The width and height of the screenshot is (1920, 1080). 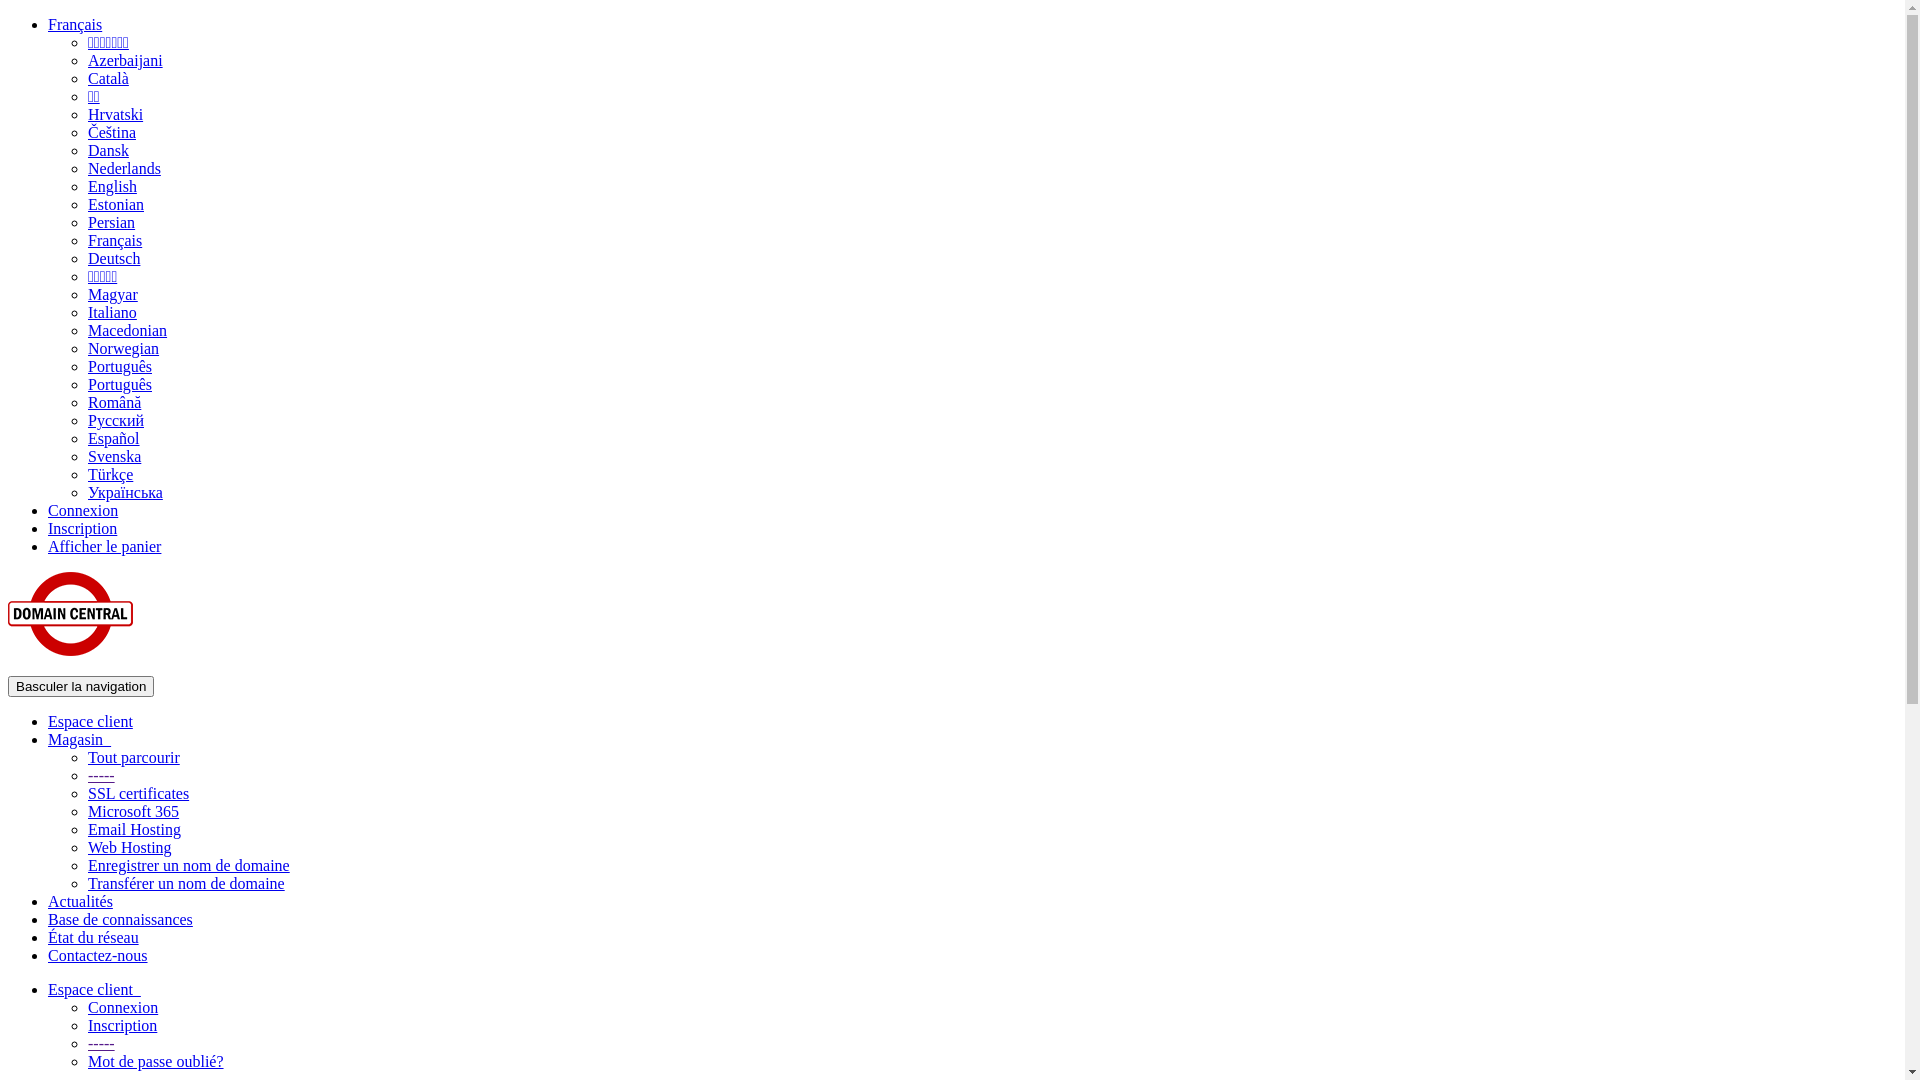 What do you see at coordinates (126, 329) in the screenshot?
I see `'Macedonian'` at bounding box center [126, 329].